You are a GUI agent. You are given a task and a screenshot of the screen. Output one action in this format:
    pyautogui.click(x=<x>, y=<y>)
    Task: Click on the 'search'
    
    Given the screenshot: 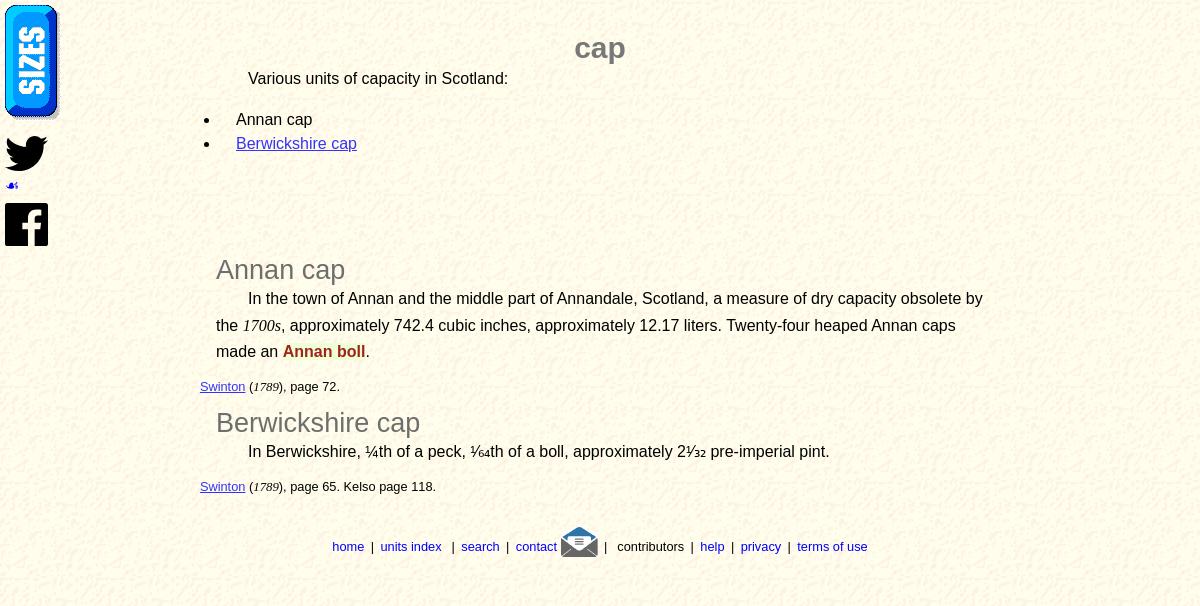 What is the action you would take?
    pyautogui.click(x=479, y=544)
    